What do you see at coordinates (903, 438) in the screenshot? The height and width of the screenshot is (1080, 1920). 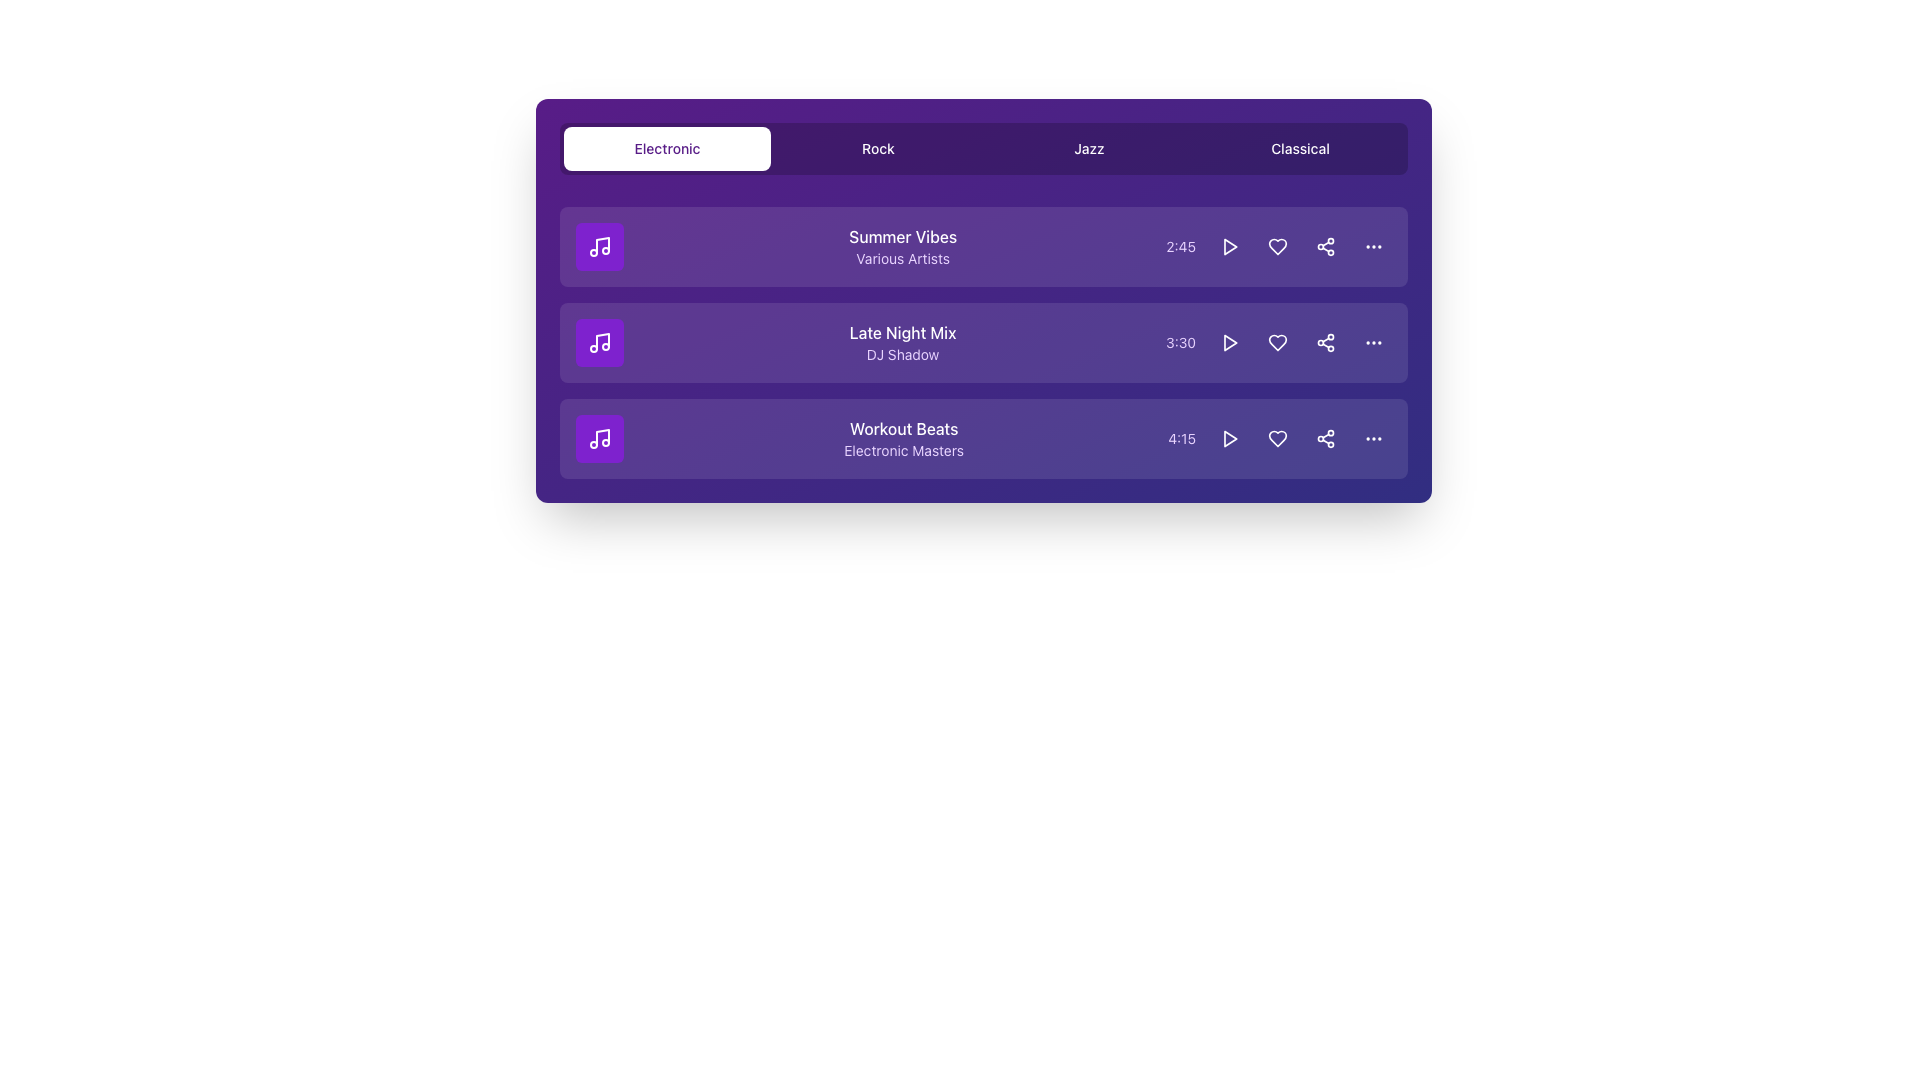 I see `displayed text 'Workout Beats' from the text display element located in the lower part of the list of music items in the 'Electronic' tab` at bounding box center [903, 438].